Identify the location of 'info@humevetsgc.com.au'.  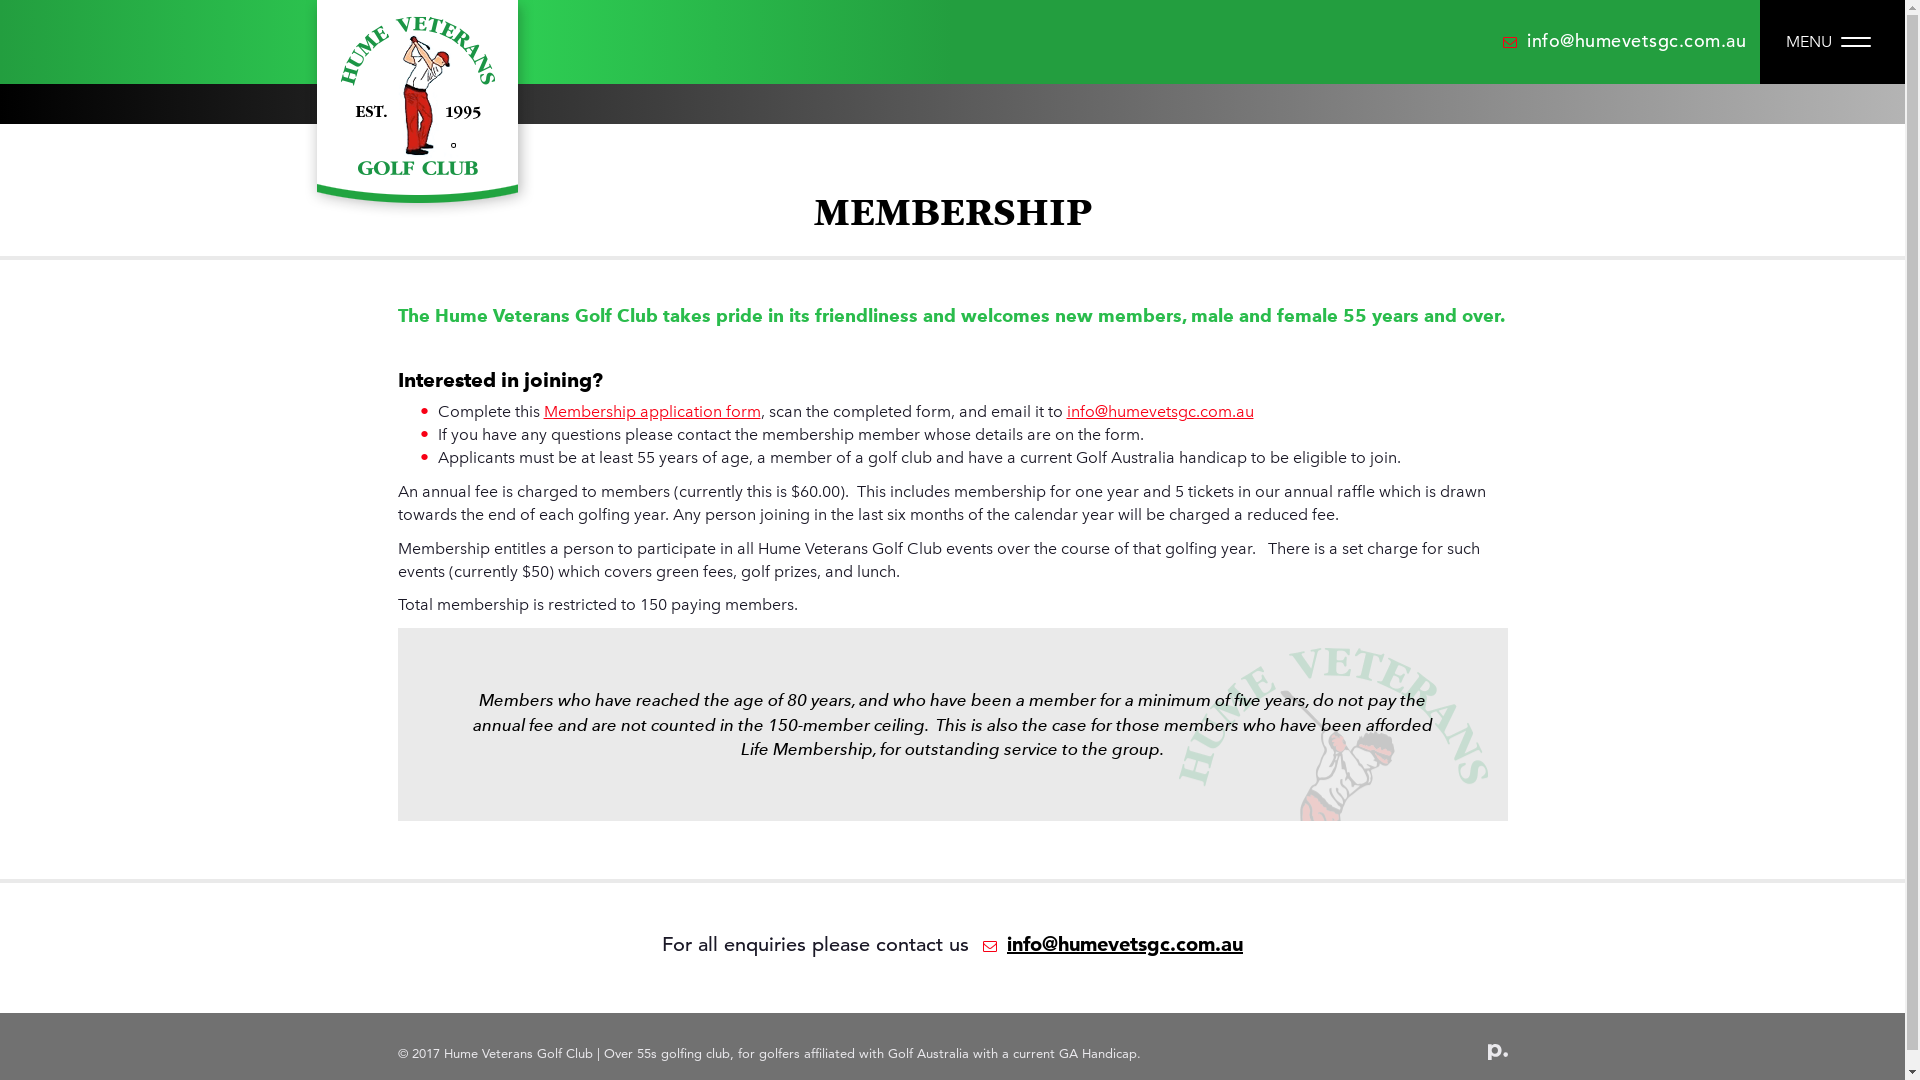
(1159, 410).